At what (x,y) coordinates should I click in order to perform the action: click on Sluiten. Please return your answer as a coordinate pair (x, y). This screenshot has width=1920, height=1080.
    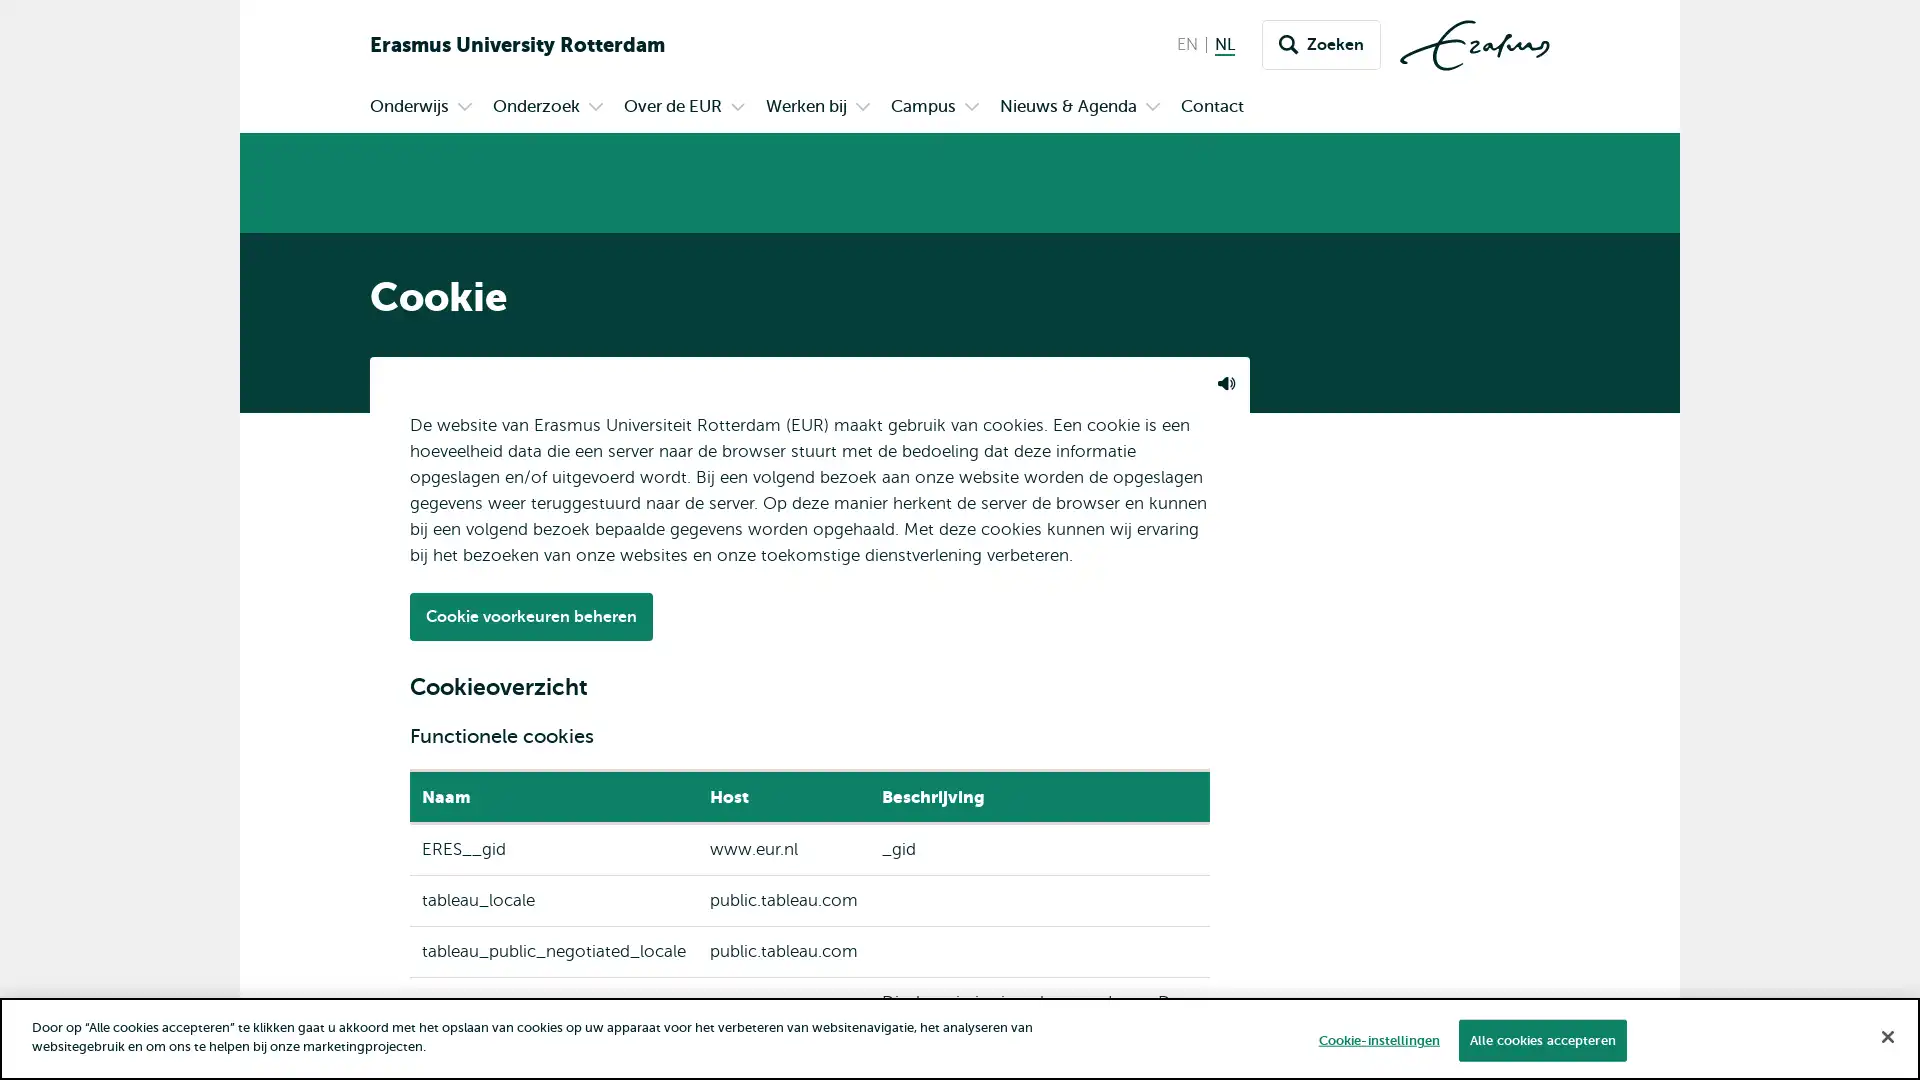
    Looking at the image, I should click on (1886, 1035).